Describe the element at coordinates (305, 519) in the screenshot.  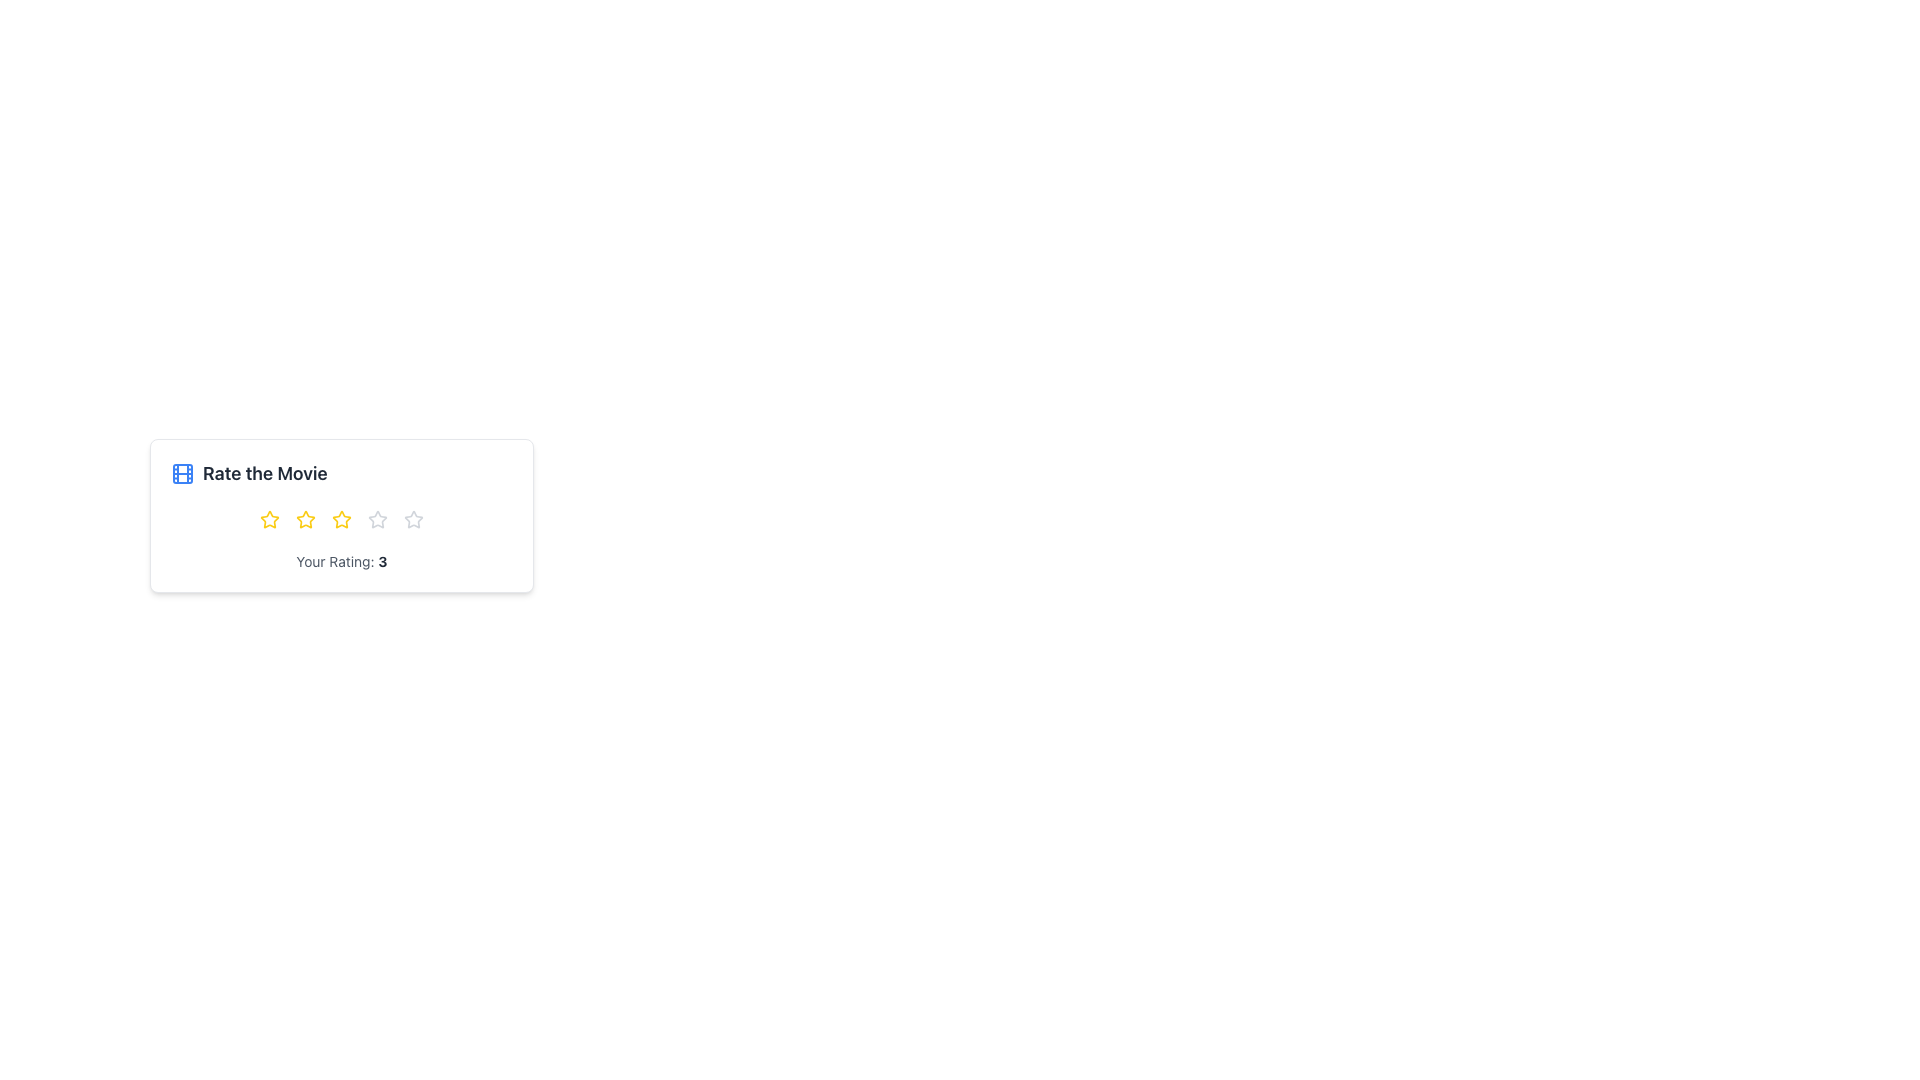
I see `the third rating star in the 'Rate the Movie' section` at that location.